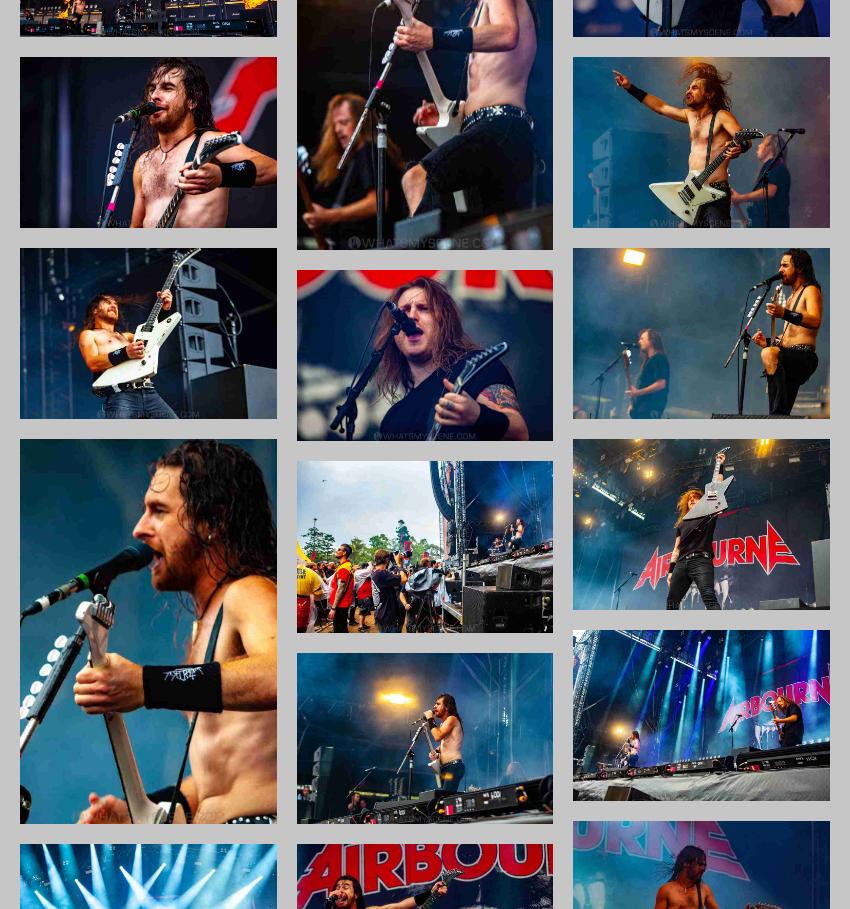 Image resolution: width=850 pixels, height=909 pixels. I want to click on 'March 2021', so click(634, 538).